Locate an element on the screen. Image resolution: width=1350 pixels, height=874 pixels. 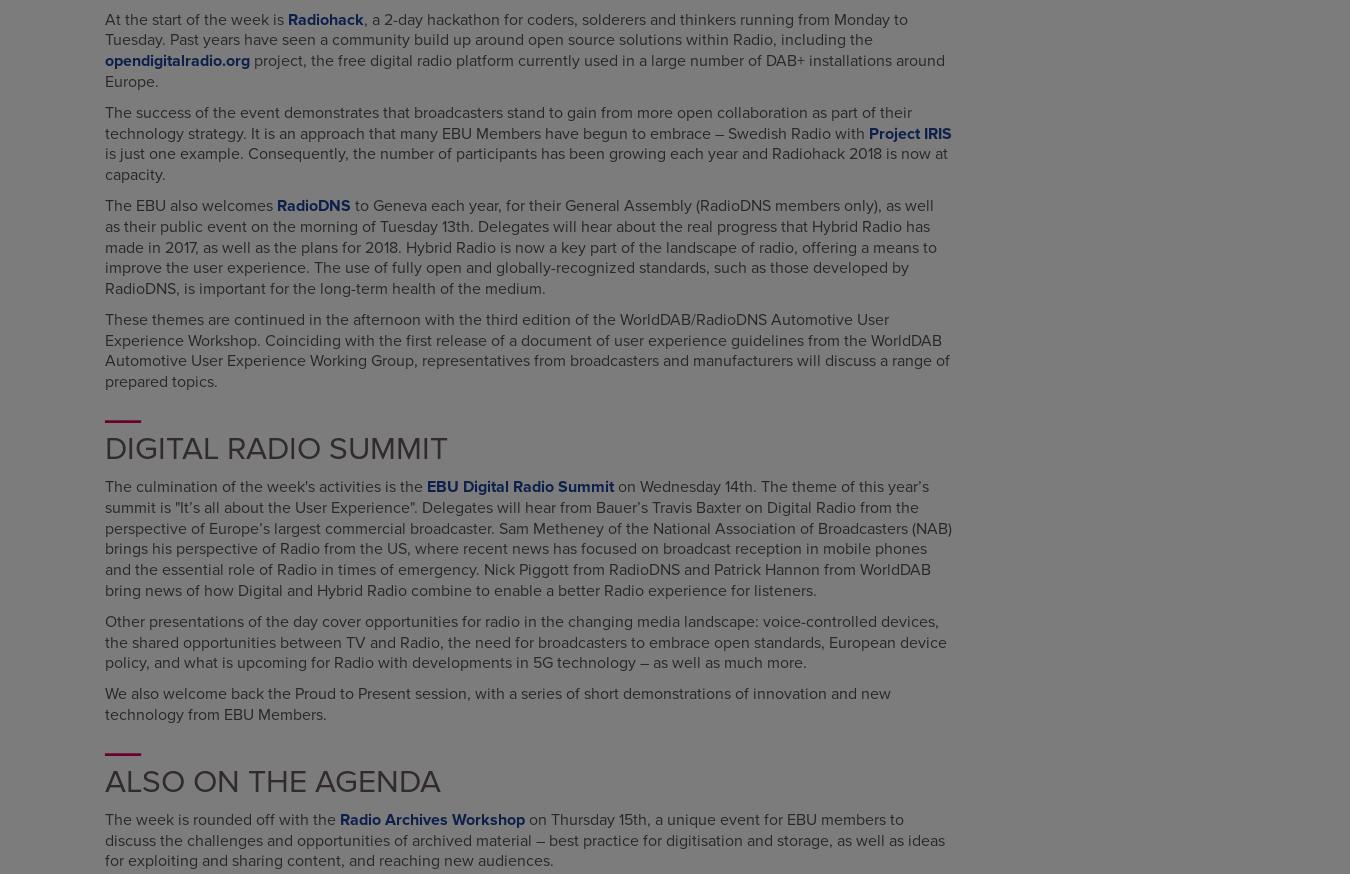
'on Wednesday 14th. The theme of this year’s summit is "It’s all about the User Experience". Delegates will hear from Bauer’s Travis Baxter on Digital Radio from the perspective of Europe’s largest commercial broadcaster. Sam Metheney of the National Association of Broadcasters (NAB) brings his perspective of Radio from the US, where recent news has focused on broadcast reception in mobile phones and the essential role of Radio in times of emergency. Nick Piggott from RadioDNS and Patrick Hannon from WorldDAB bring news of how Digital and Hybrid Radio combine to enable a better Radio experience for listeners.' is located at coordinates (104, 538).